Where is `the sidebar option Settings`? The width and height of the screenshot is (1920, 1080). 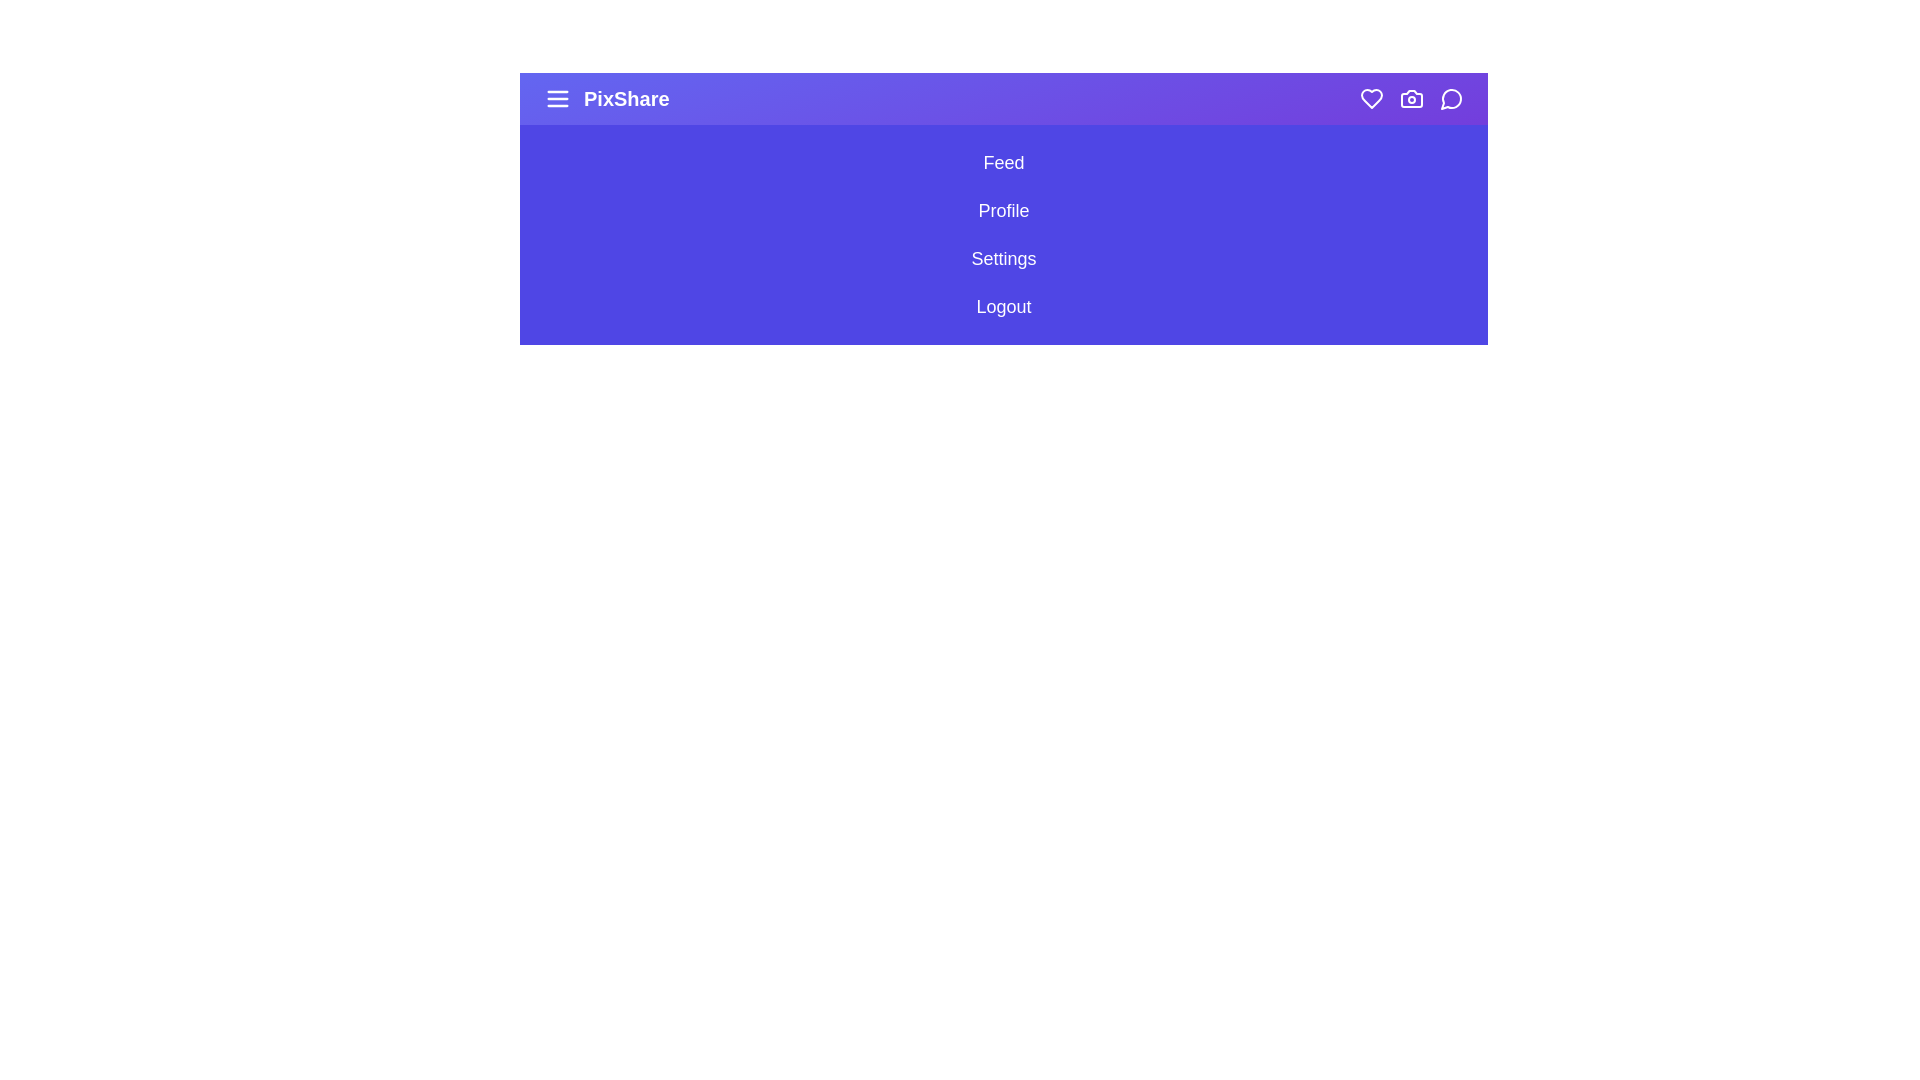 the sidebar option Settings is located at coordinates (1003, 257).